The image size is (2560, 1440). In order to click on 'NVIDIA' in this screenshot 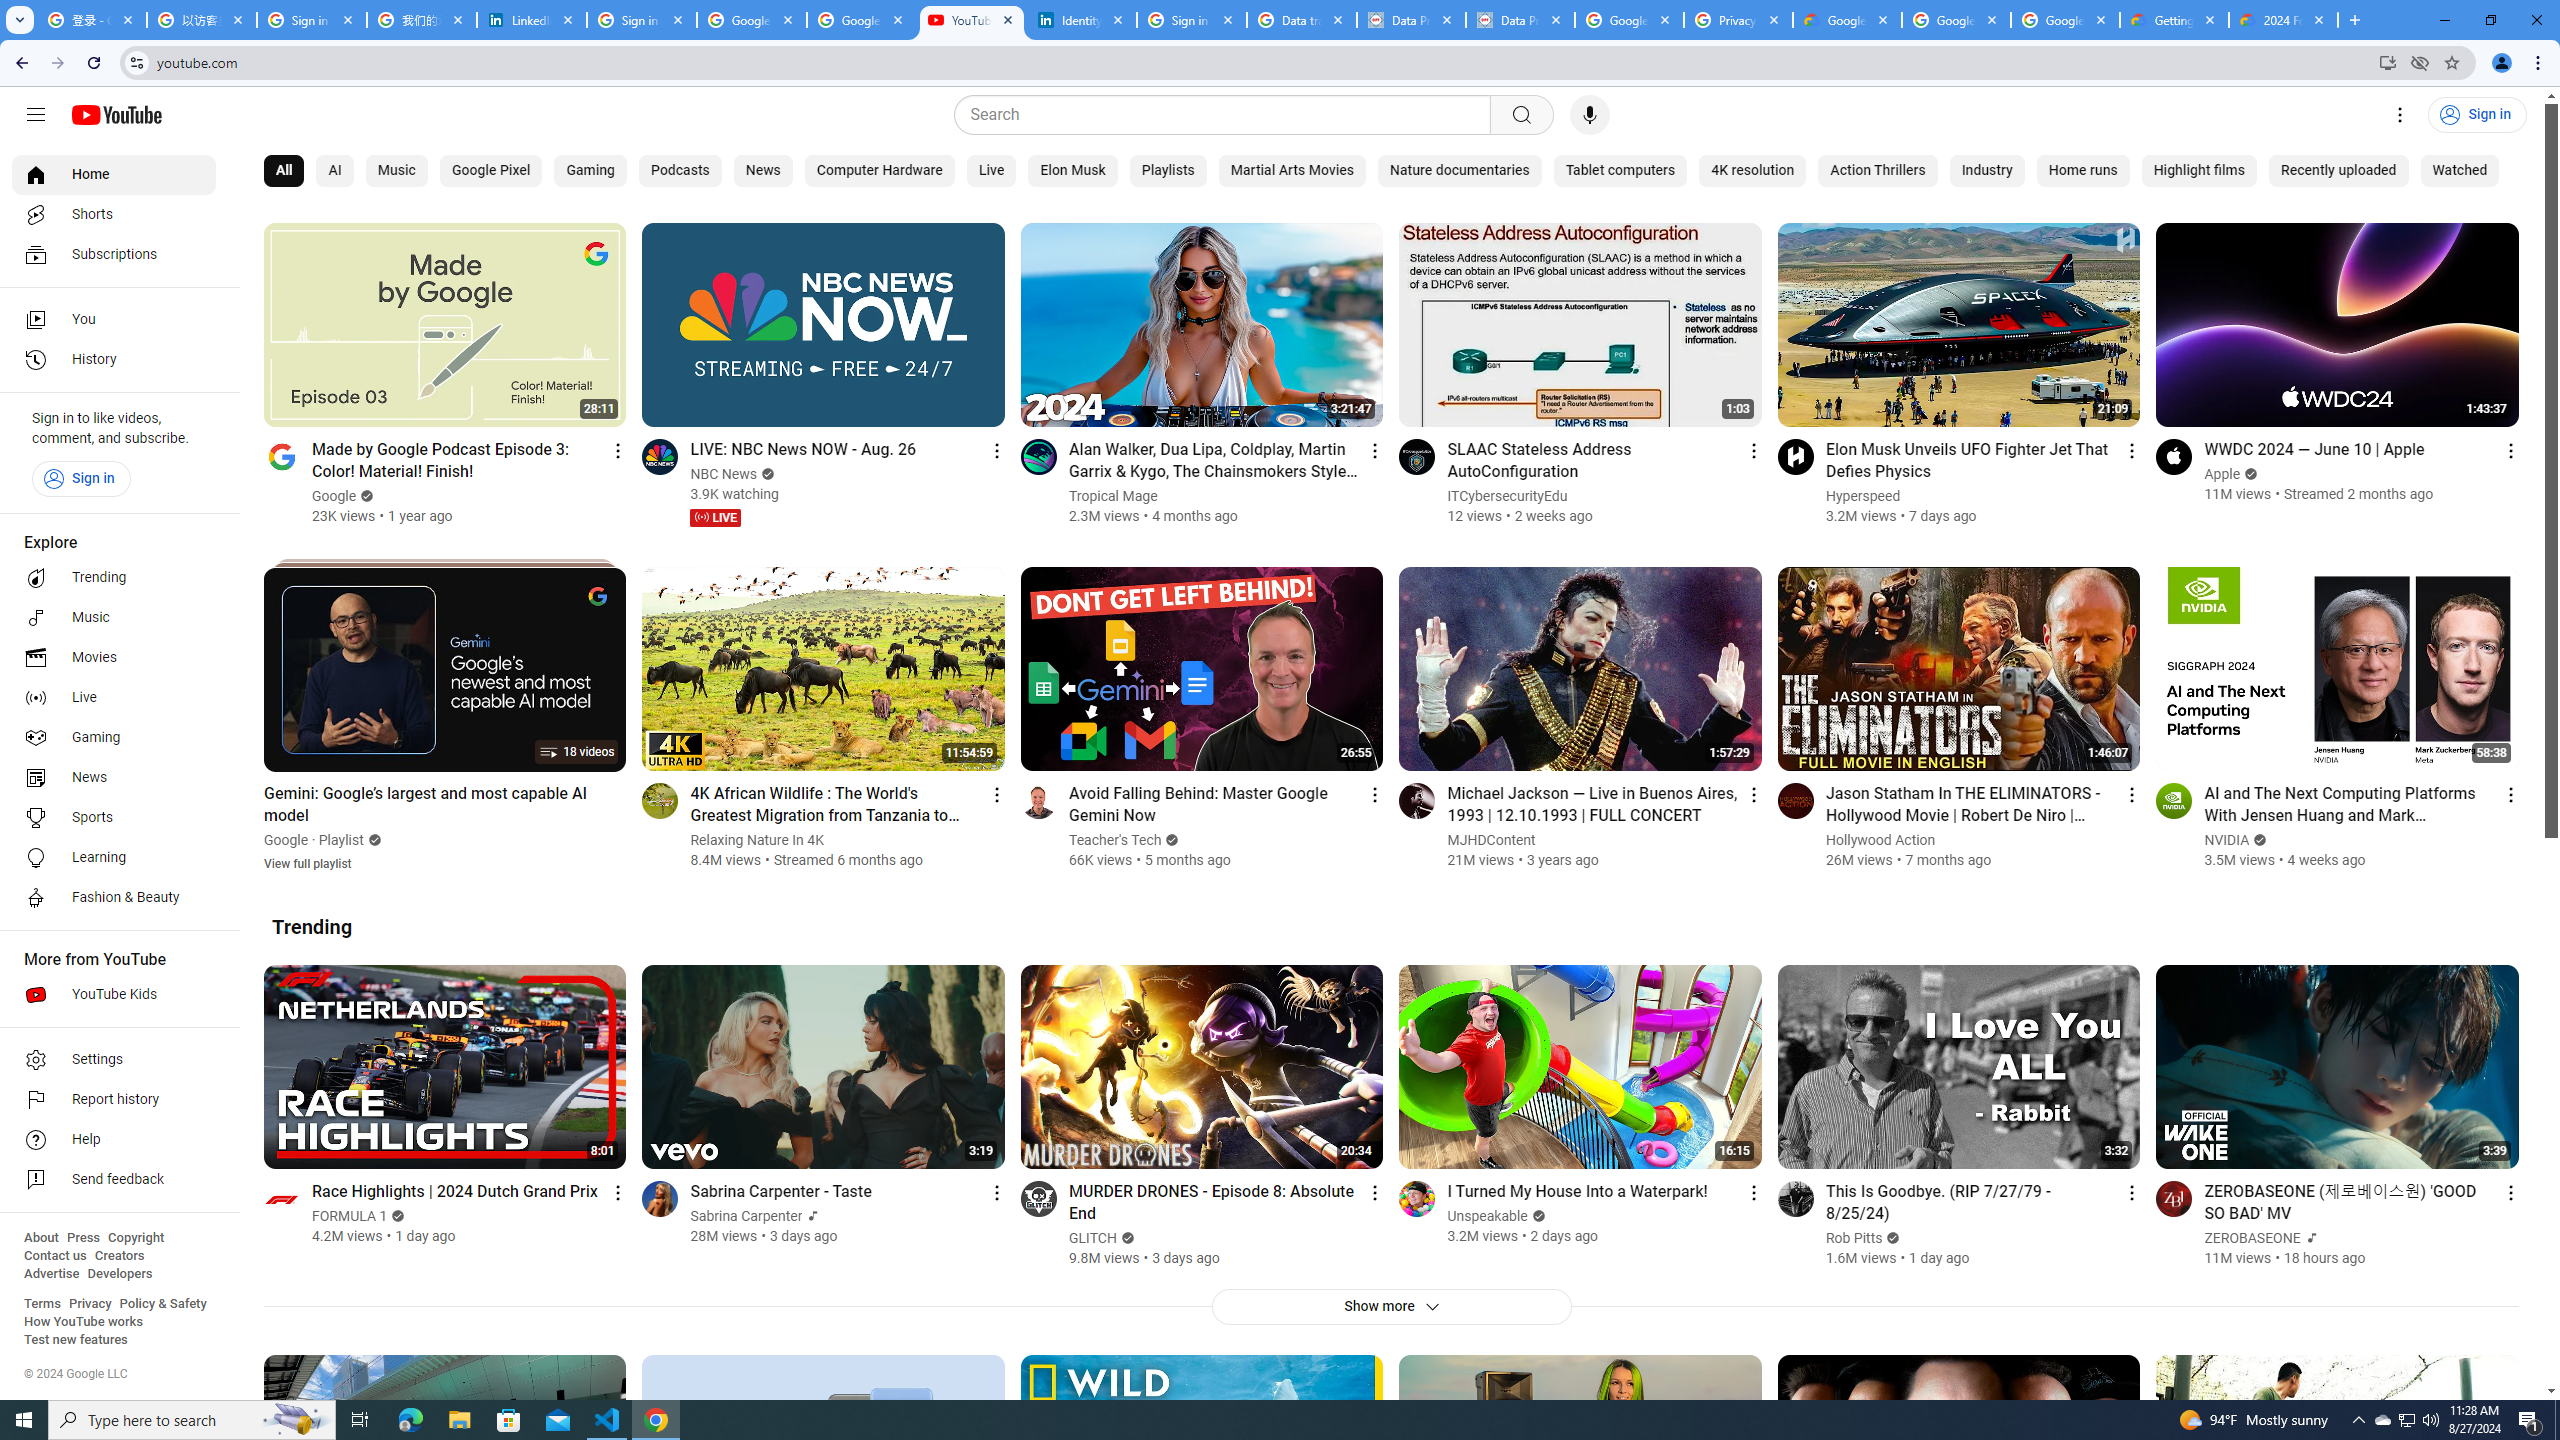, I will do `click(2226, 839)`.